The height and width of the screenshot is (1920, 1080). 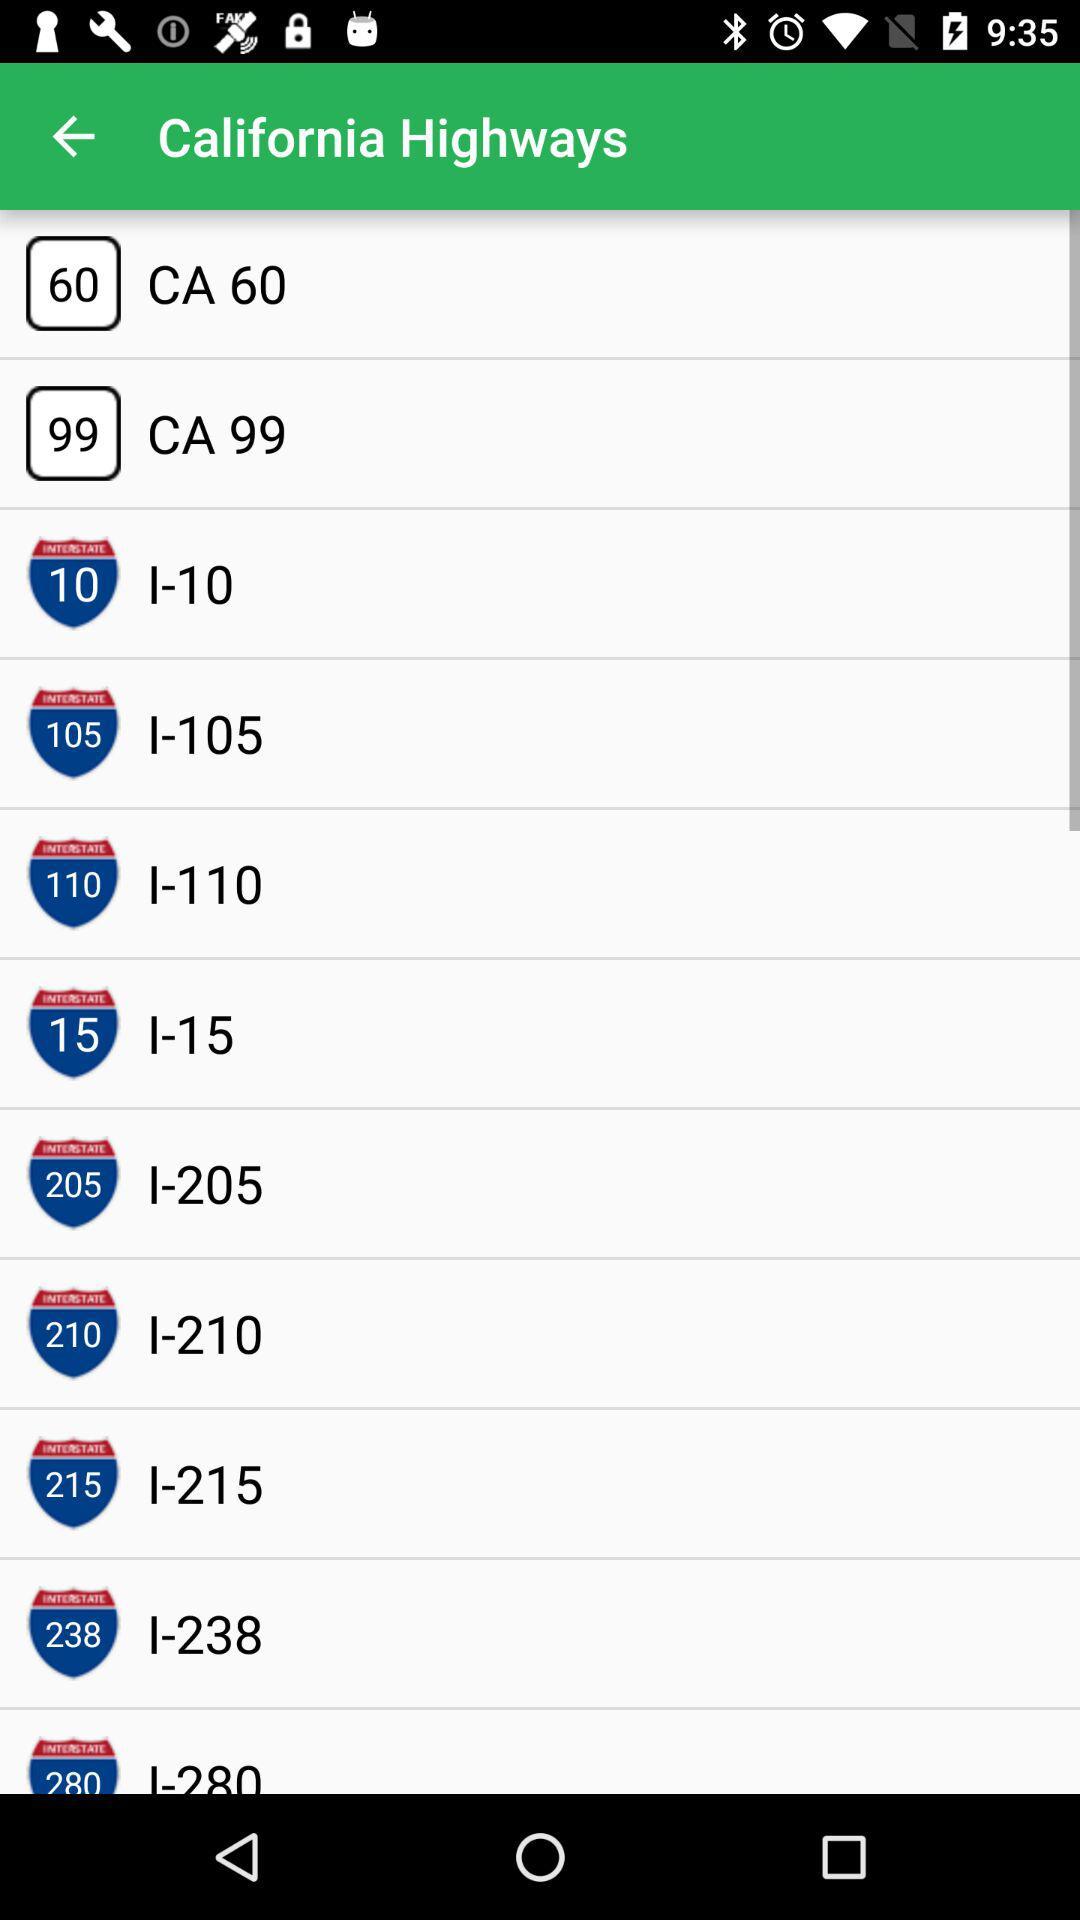 What do you see at coordinates (205, 1633) in the screenshot?
I see `the i-238` at bounding box center [205, 1633].